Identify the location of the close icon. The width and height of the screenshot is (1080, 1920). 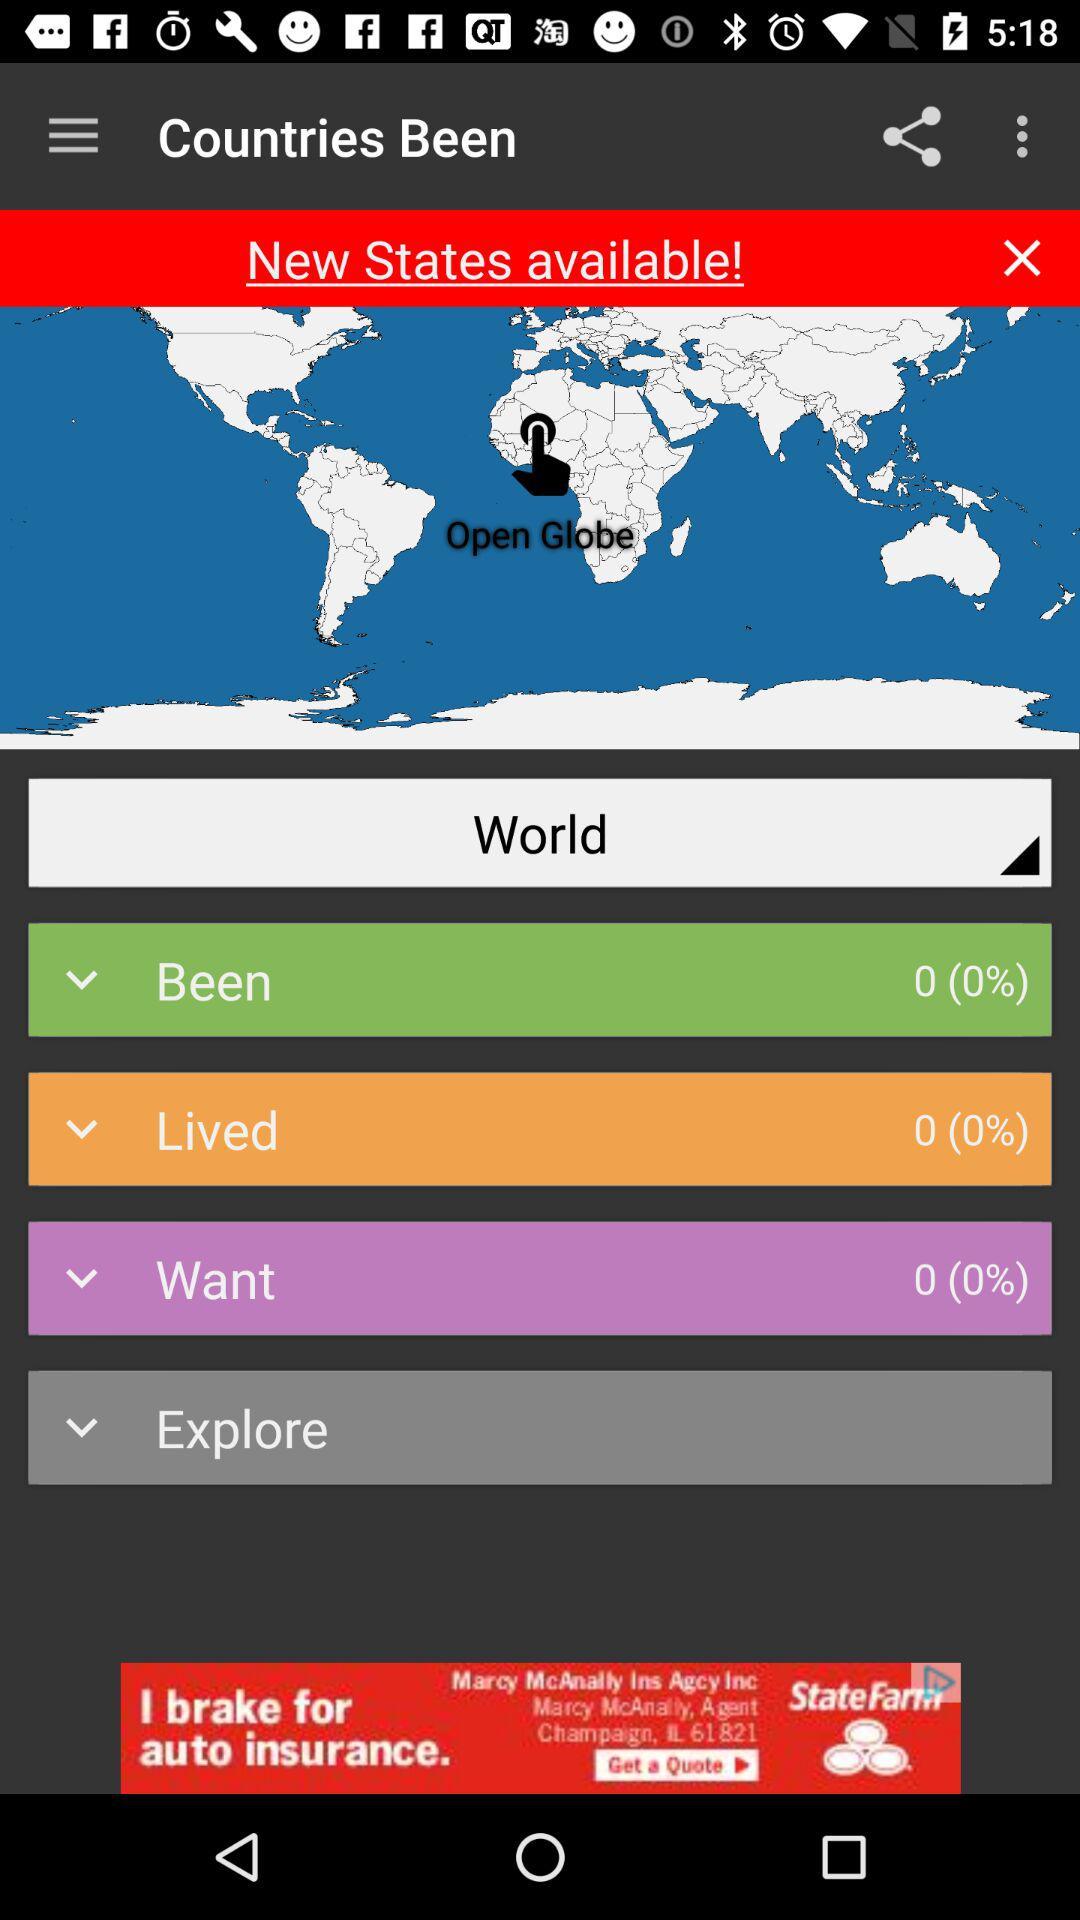
(1022, 257).